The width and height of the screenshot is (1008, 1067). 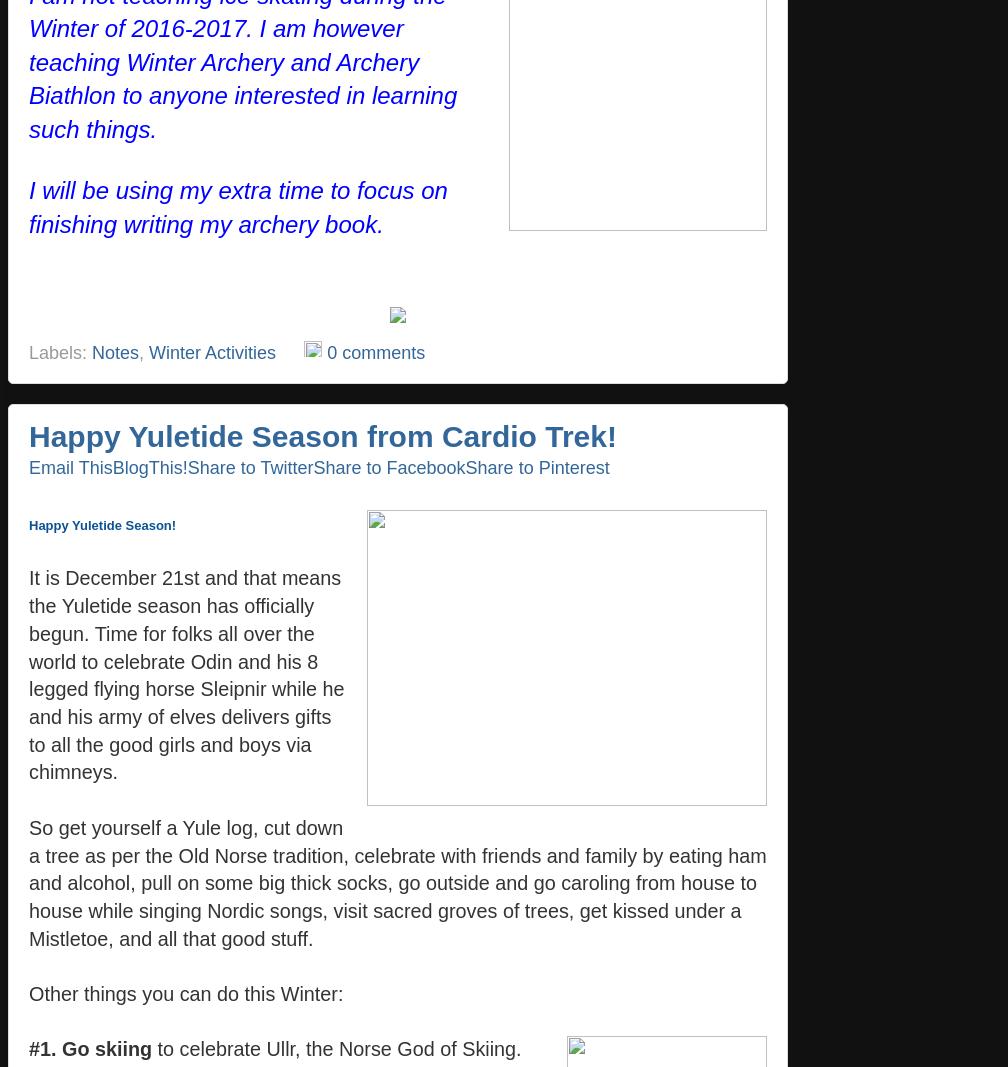 I want to click on '0
comments', so click(x=375, y=352).